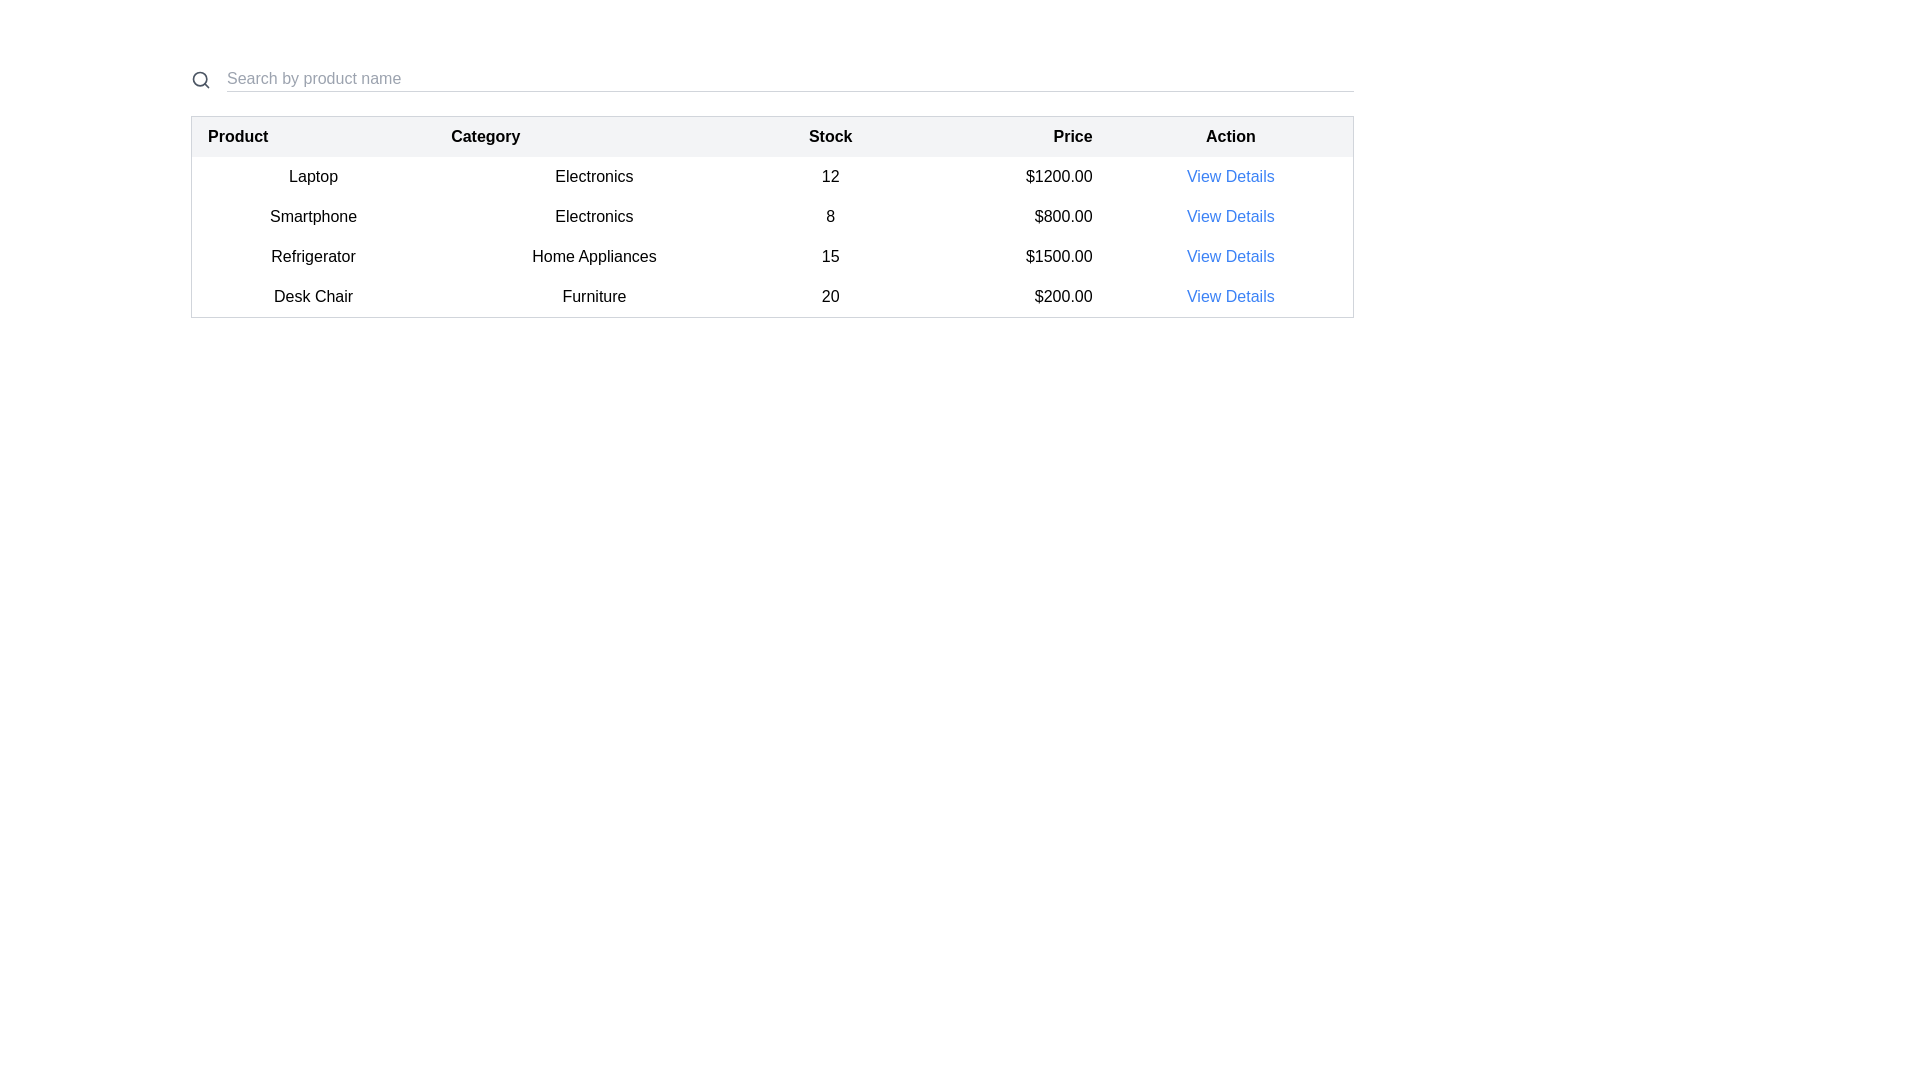 The image size is (1920, 1080). I want to click on the text element displaying 'Laptop', which is located in the first column of a product listing table under the 'Product' header, so click(312, 176).